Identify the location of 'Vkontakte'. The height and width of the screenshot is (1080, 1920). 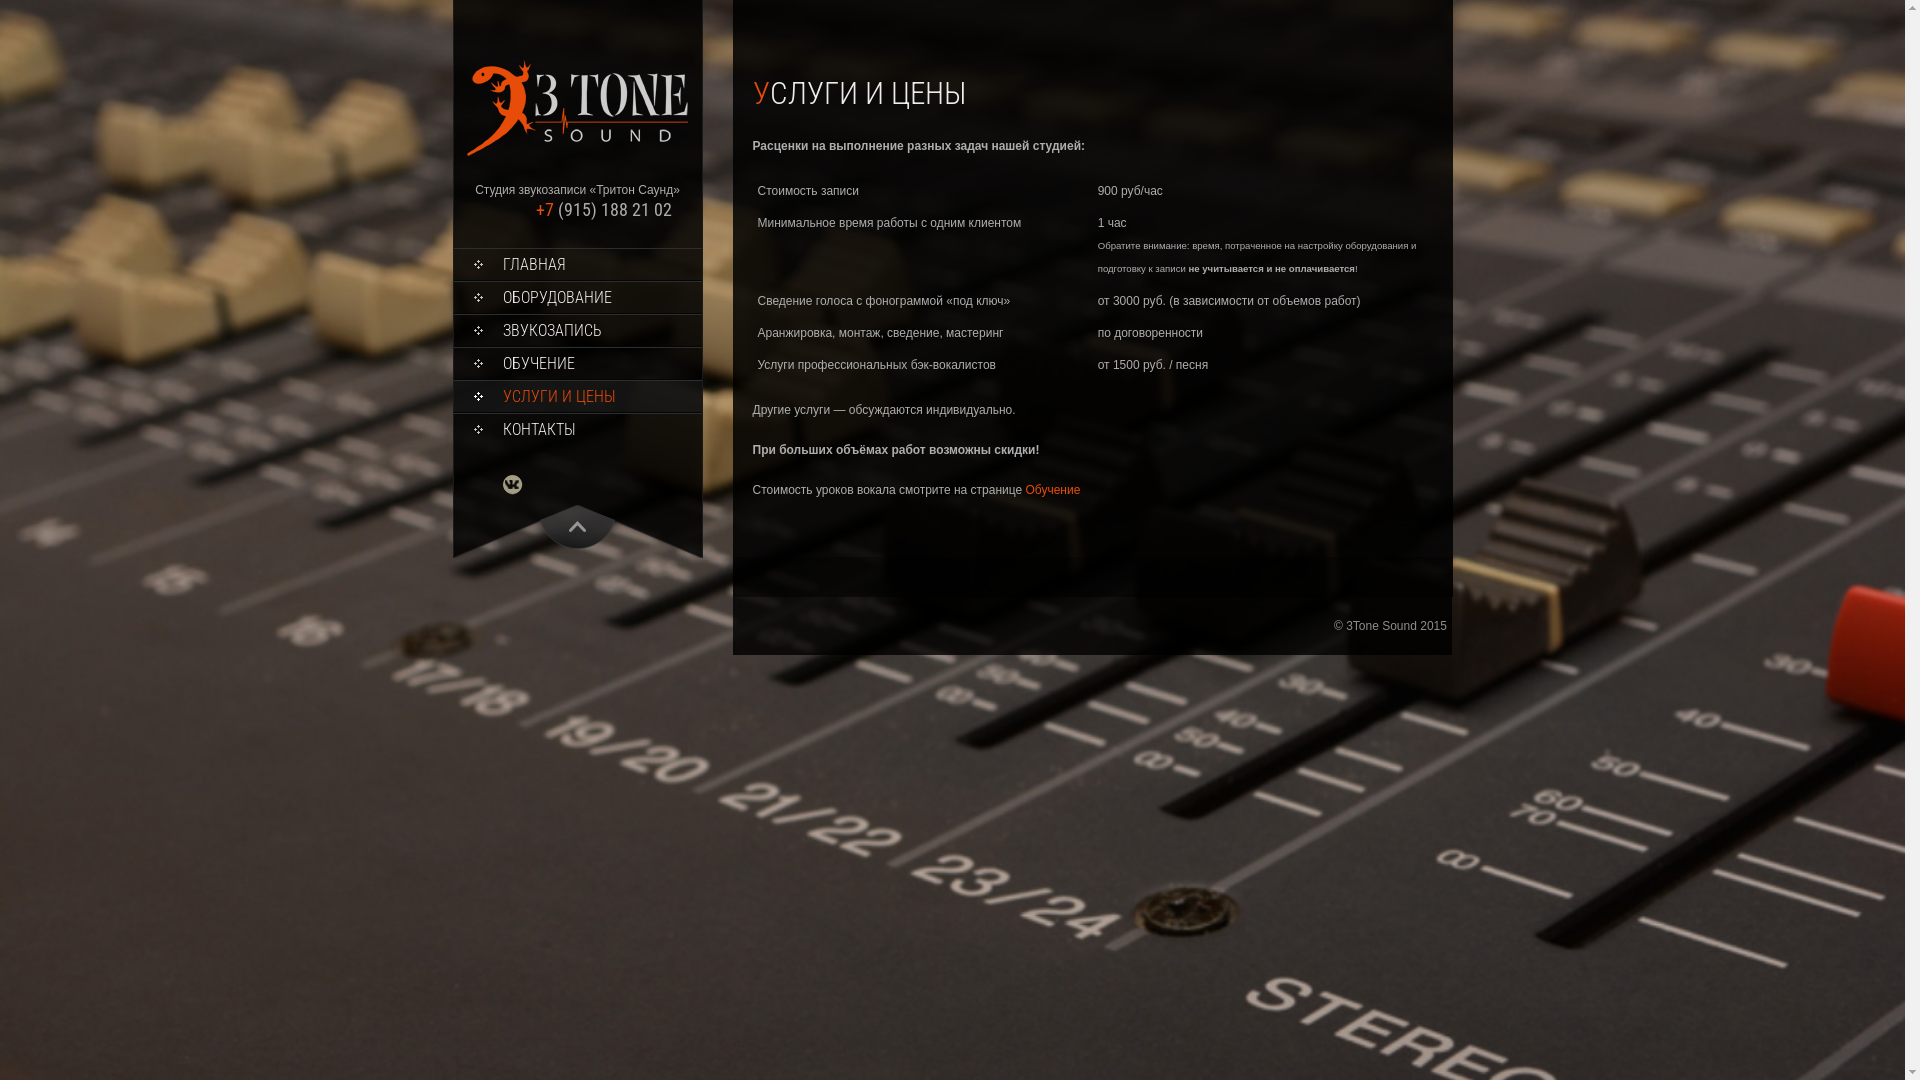
(522, 484).